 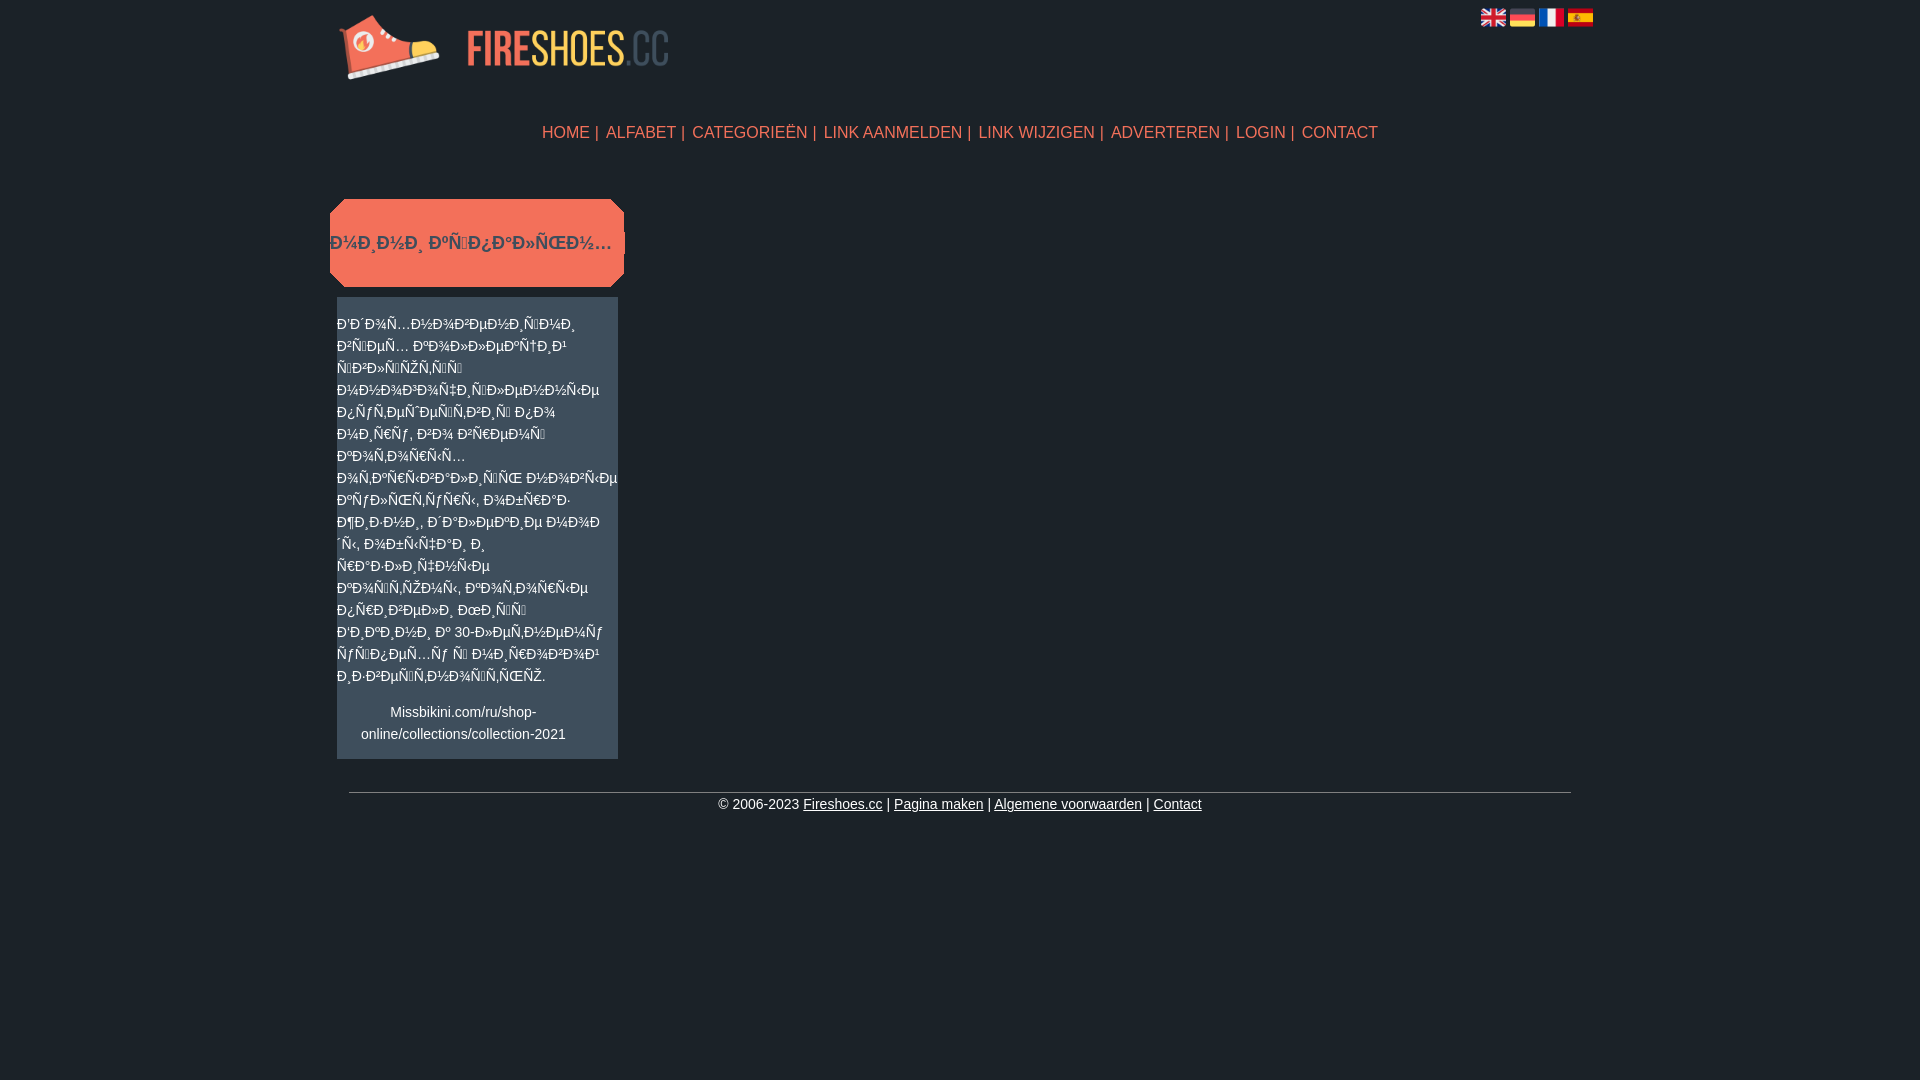 I want to click on 'LINK WIJZIGEN', so click(x=1040, y=132).